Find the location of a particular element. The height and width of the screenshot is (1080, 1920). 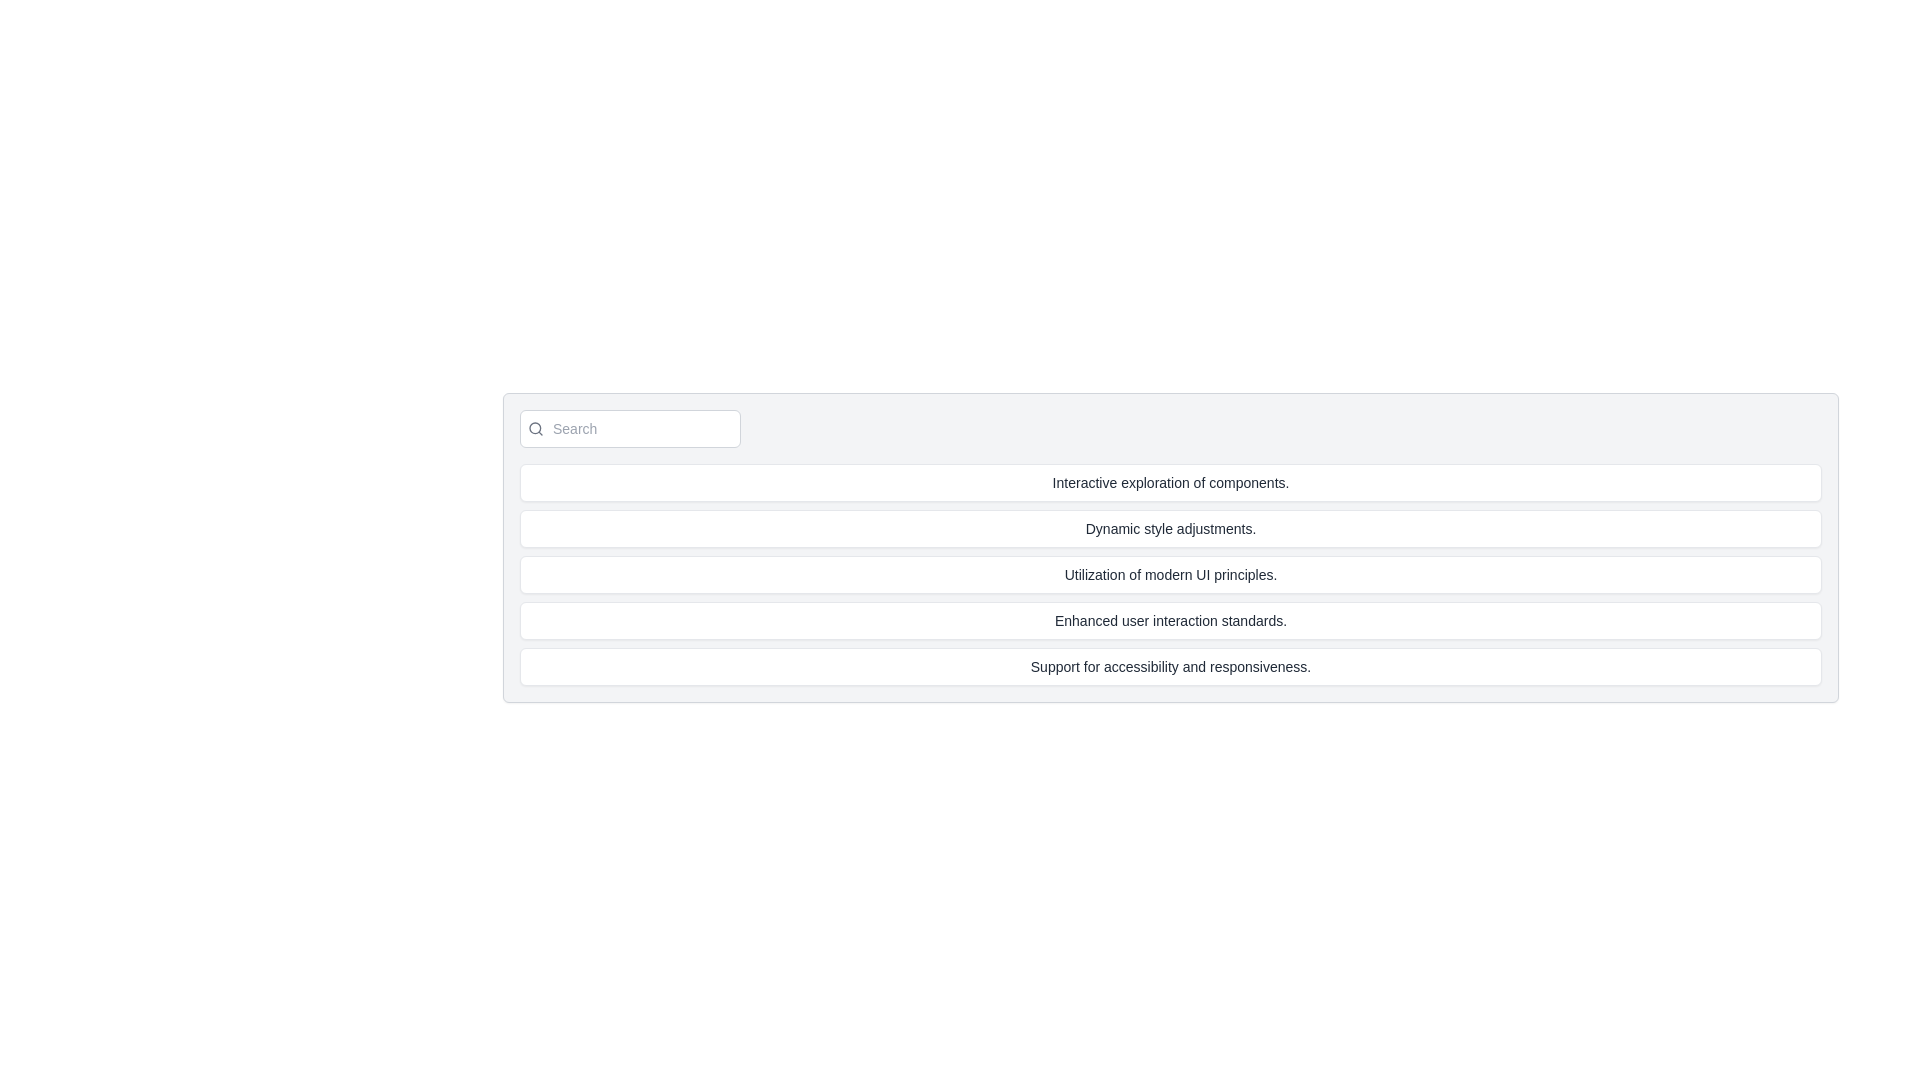

the final letter 'n' of the word 'interaction' in the sentence 'Enhanced user interaction standards.' located in the fourth row of the vertically aligned text list is located at coordinates (1178, 620).